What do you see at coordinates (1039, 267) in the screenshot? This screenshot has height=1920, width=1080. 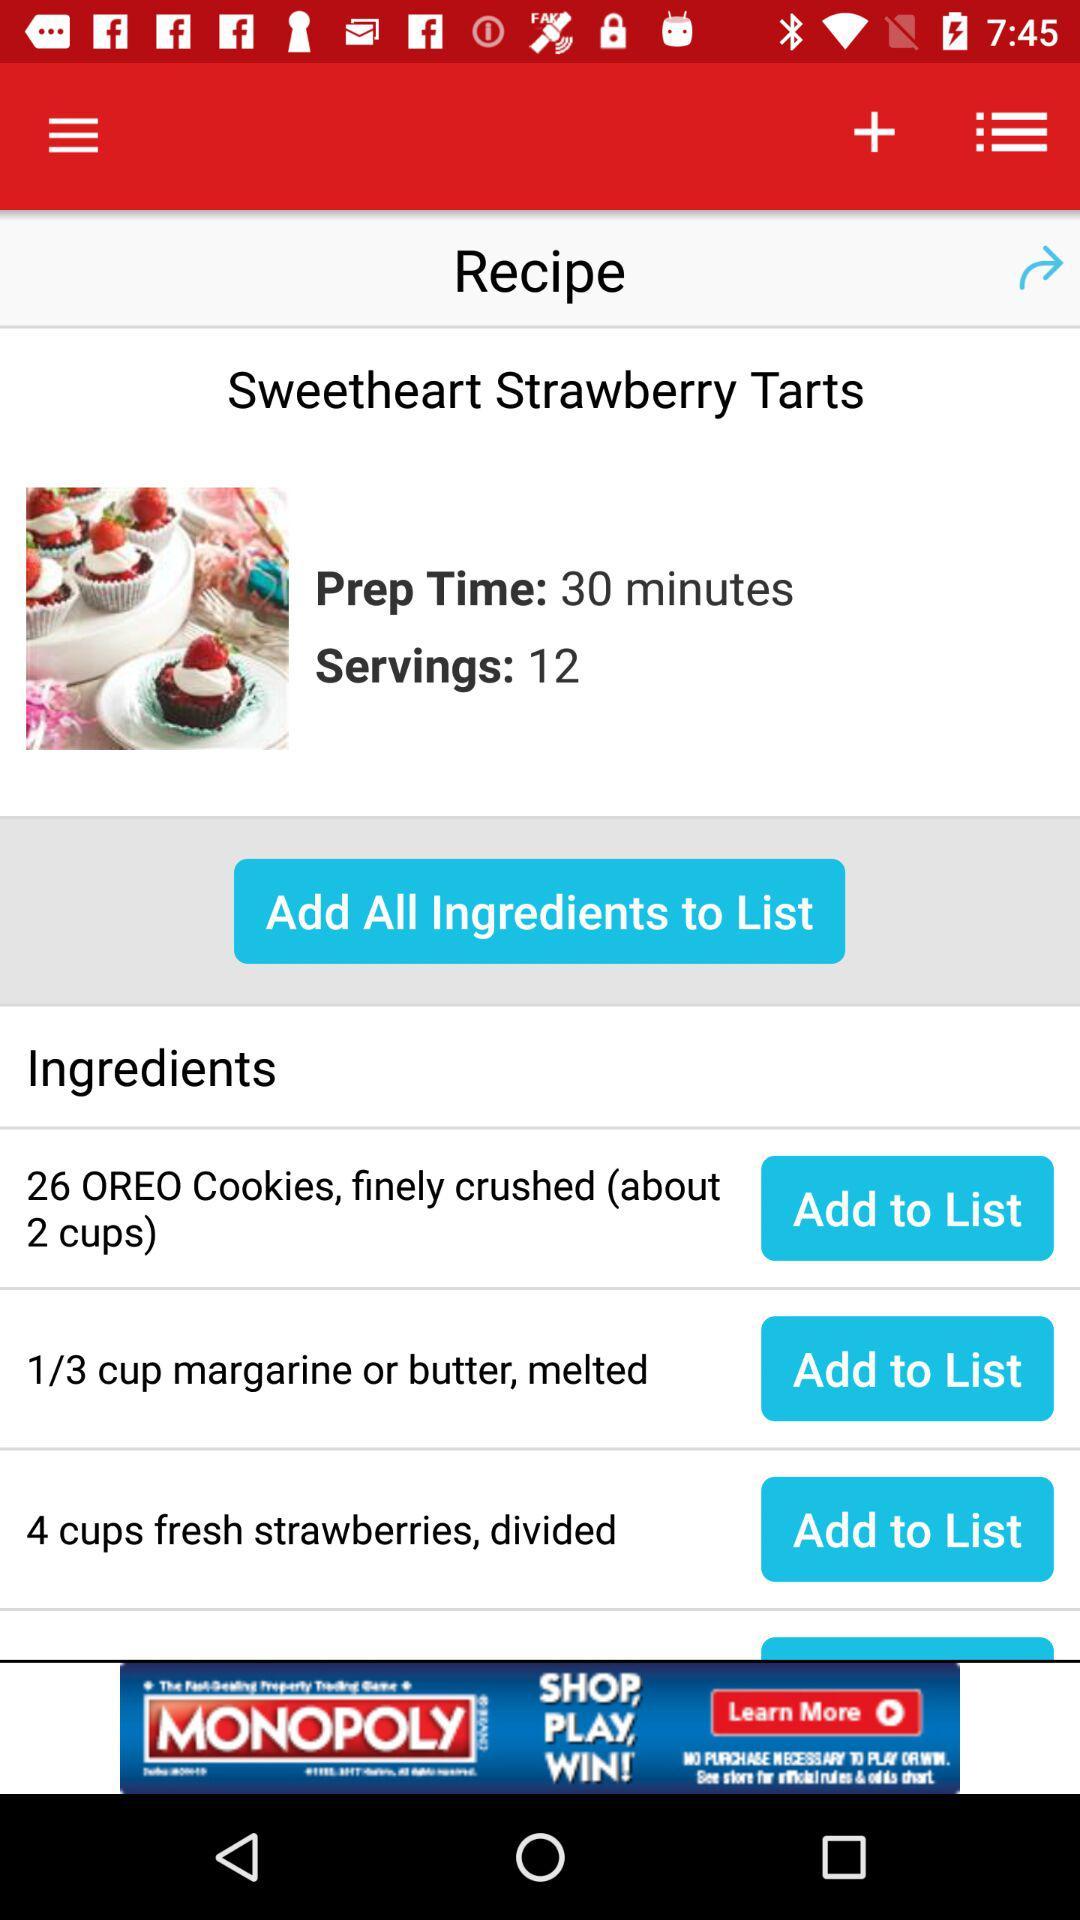 I see `the icon next to recipe at top of the page` at bounding box center [1039, 267].